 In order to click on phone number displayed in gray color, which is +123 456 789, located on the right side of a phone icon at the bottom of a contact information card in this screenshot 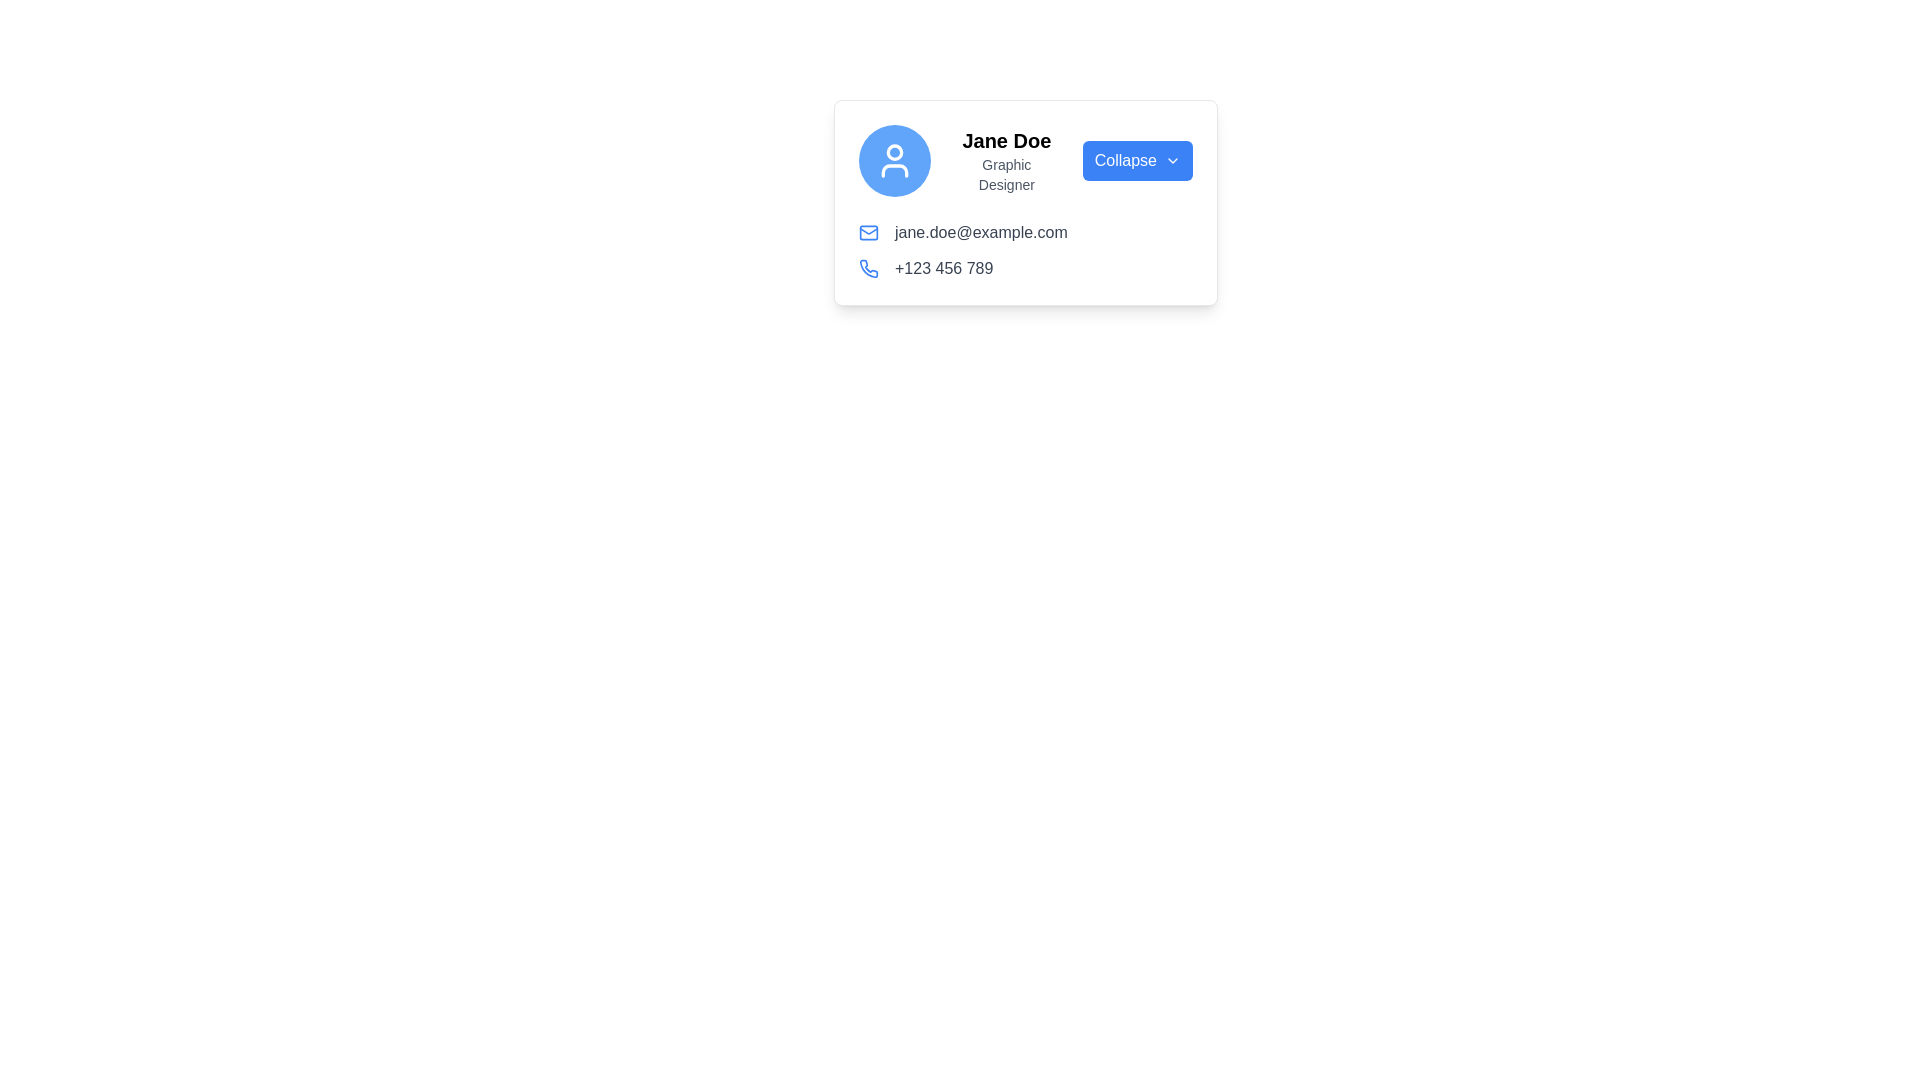, I will do `click(943, 268)`.